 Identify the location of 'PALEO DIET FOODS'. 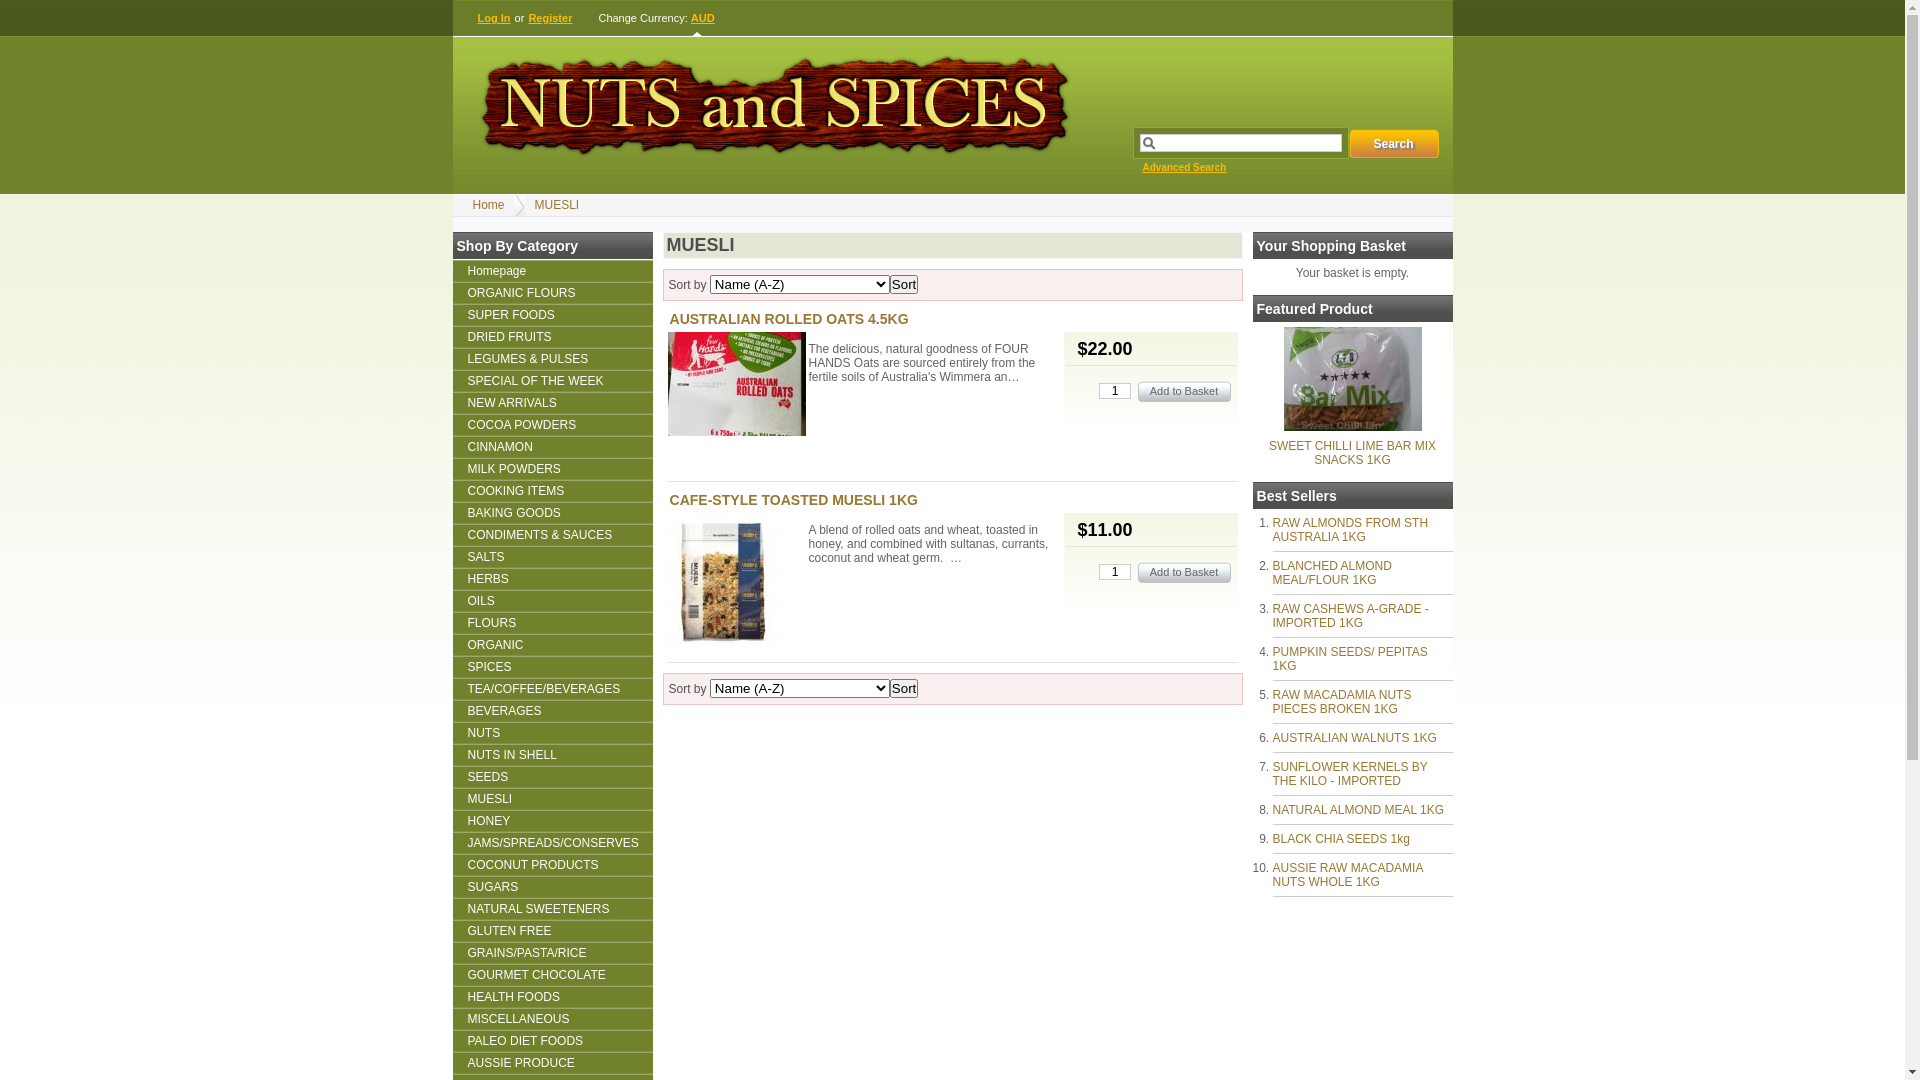
(552, 1040).